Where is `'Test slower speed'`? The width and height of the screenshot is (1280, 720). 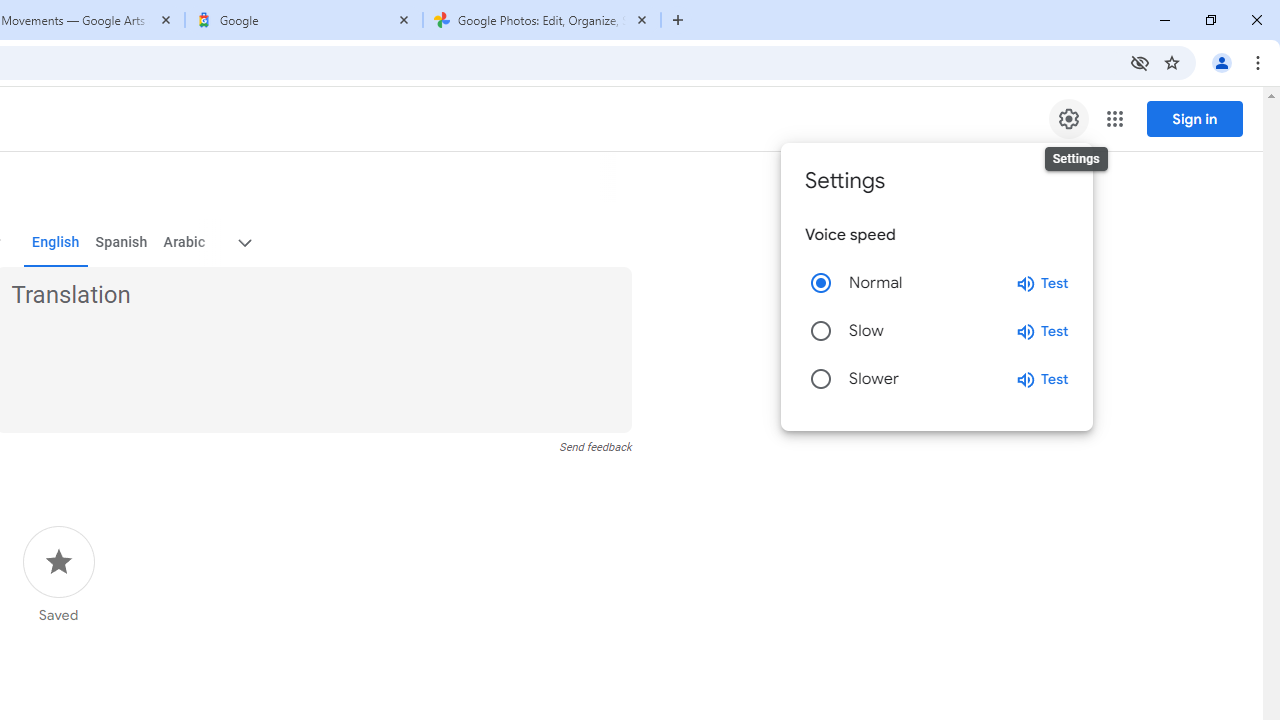 'Test slower speed' is located at coordinates (1040, 378).